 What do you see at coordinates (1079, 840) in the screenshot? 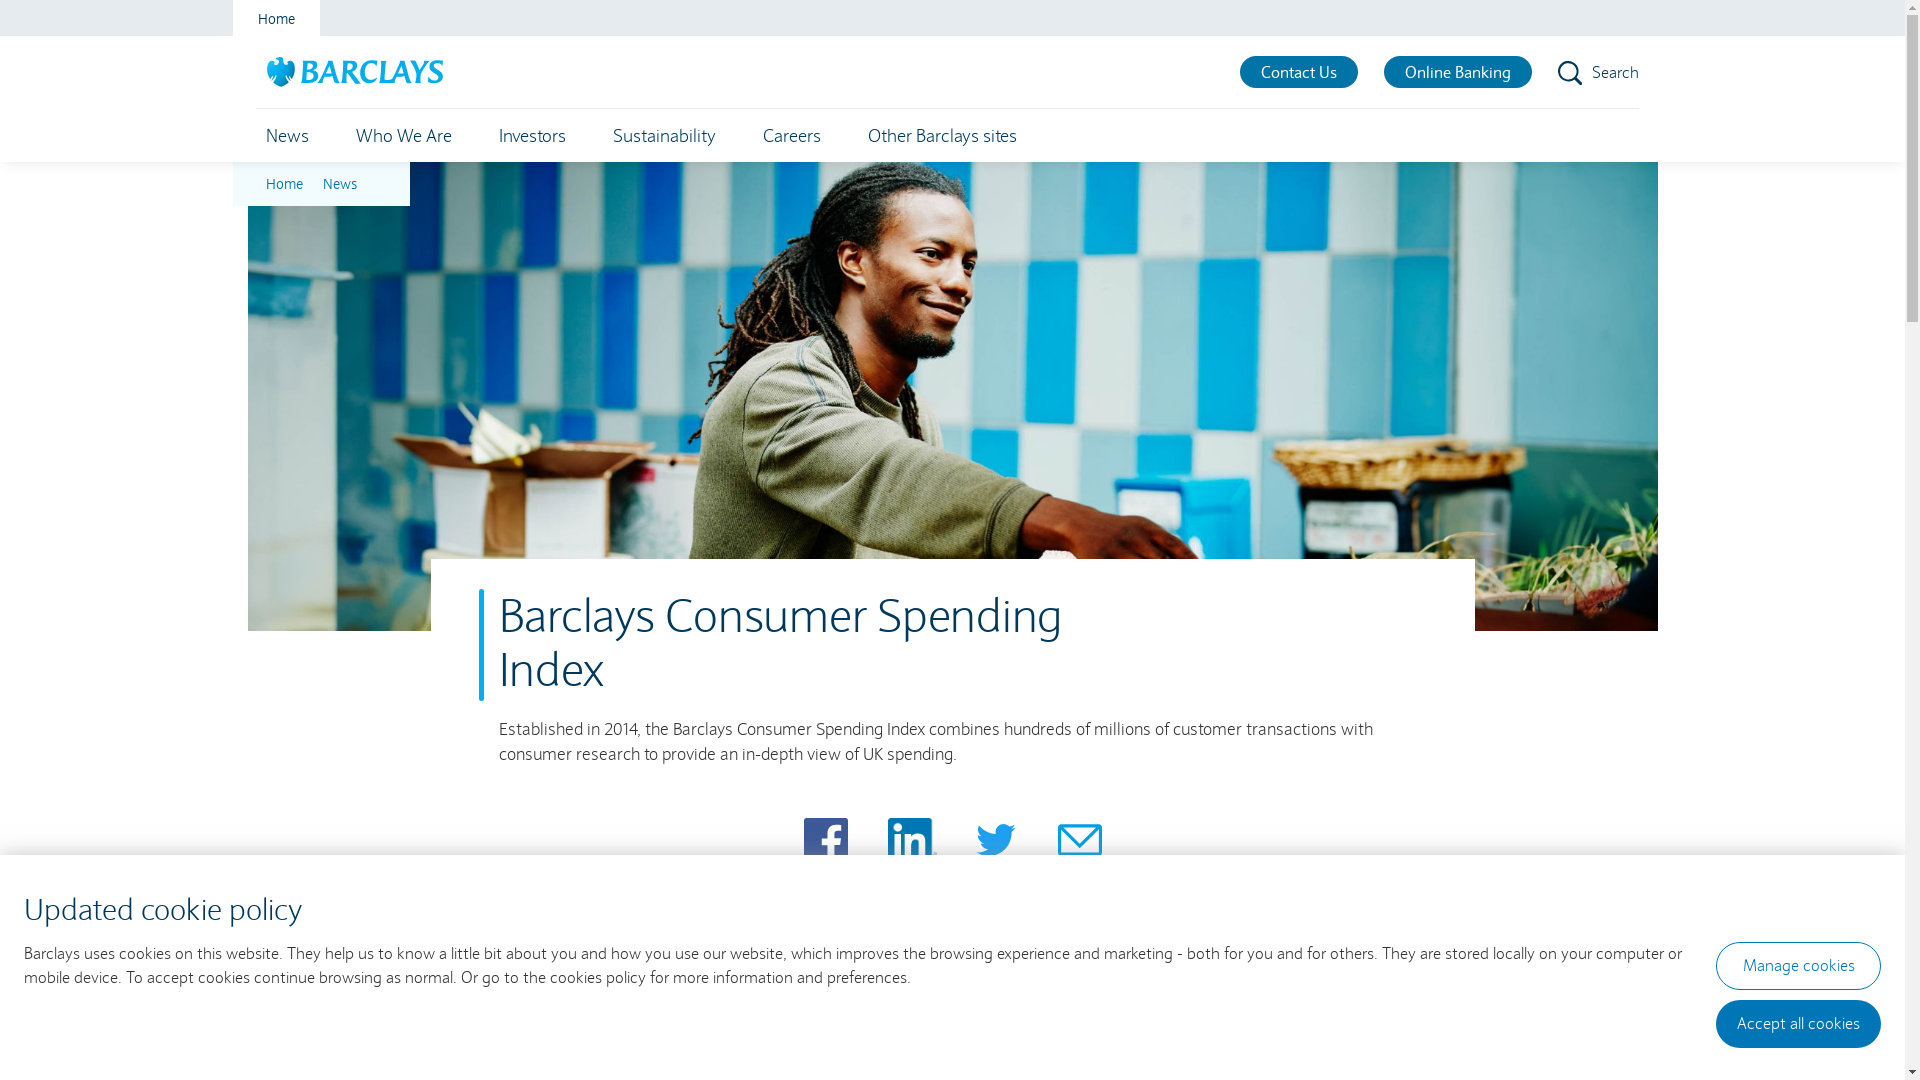
I see `'Share page via Email'` at bounding box center [1079, 840].